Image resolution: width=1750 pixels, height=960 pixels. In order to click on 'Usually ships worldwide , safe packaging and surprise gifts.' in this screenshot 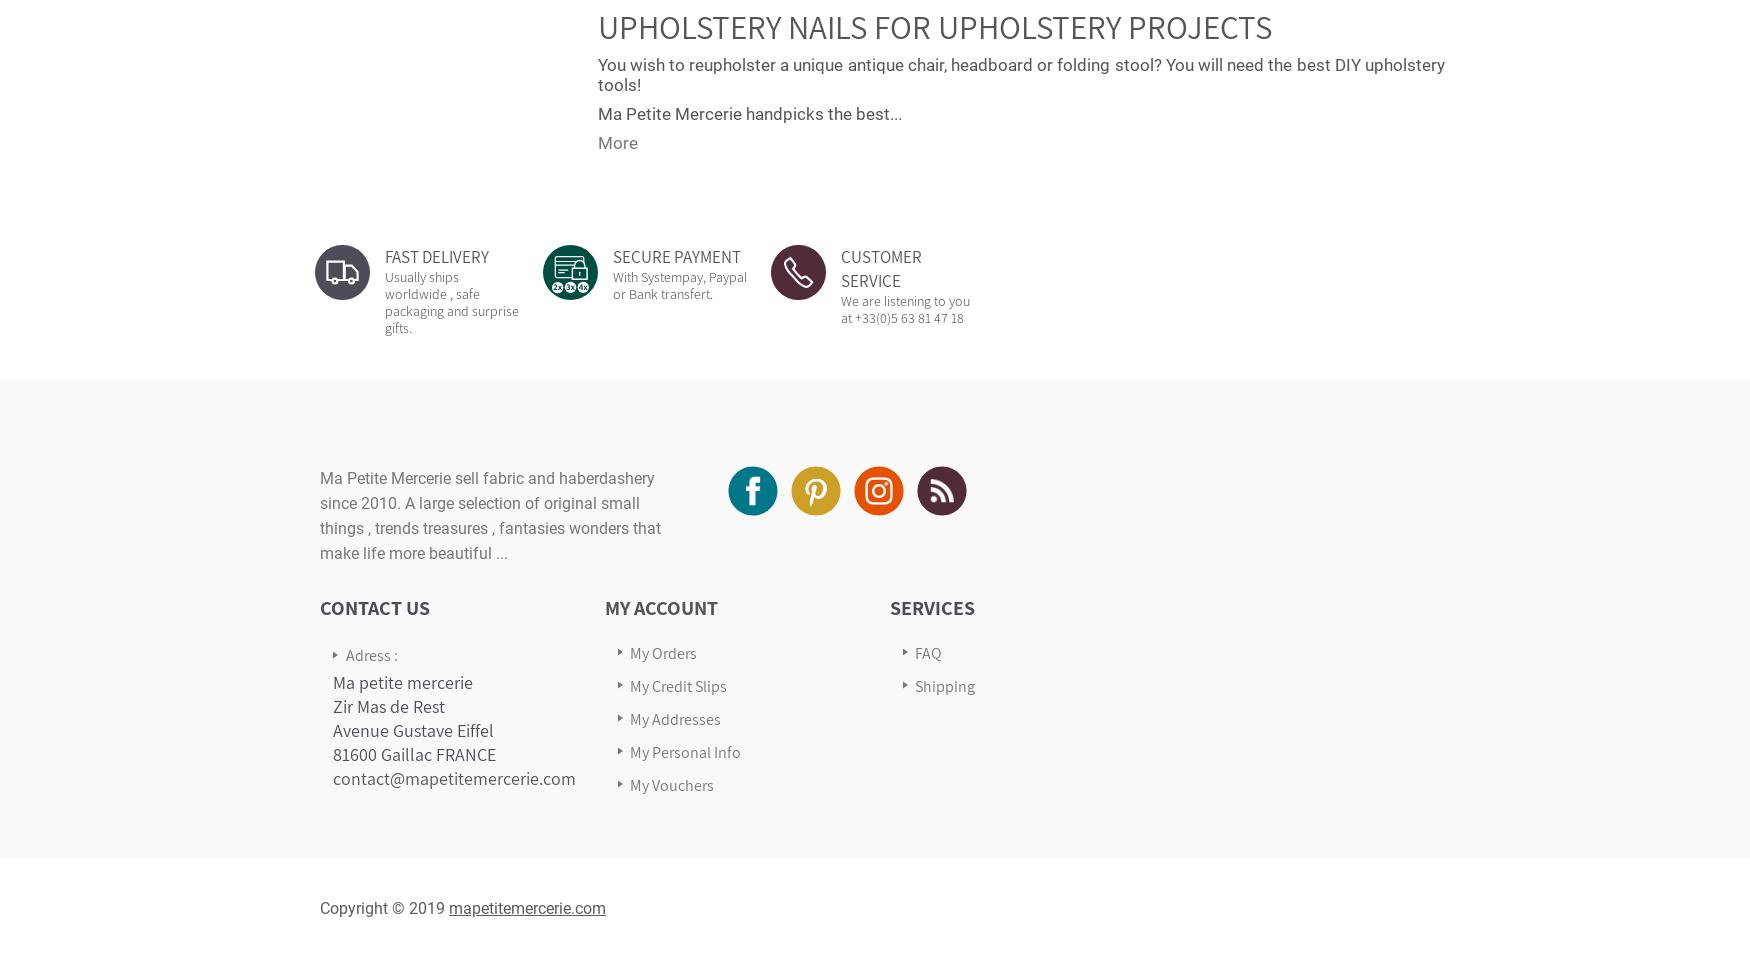, I will do `click(452, 302)`.